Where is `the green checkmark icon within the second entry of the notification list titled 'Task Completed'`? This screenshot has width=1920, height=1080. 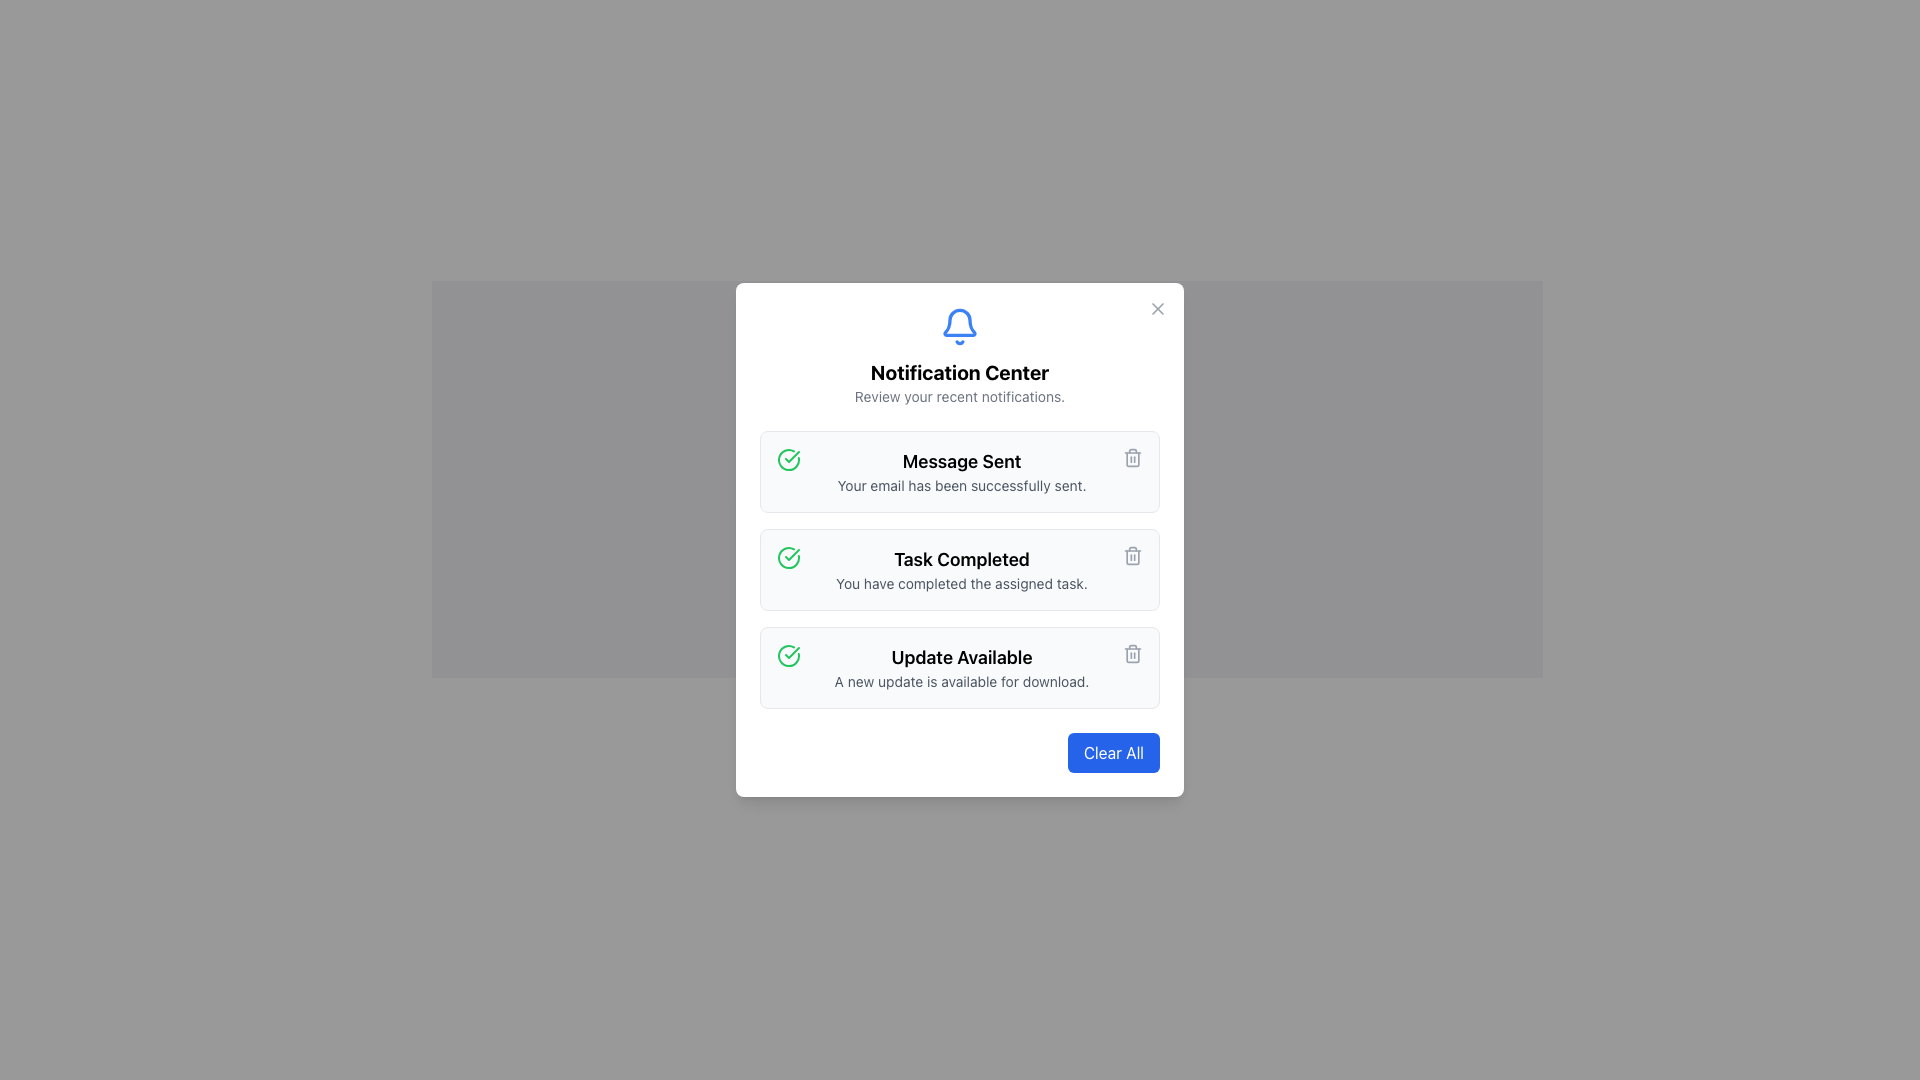 the green checkmark icon within the second entry of the notification list titled 'Task Completed' is located at coordinates (791, 652).